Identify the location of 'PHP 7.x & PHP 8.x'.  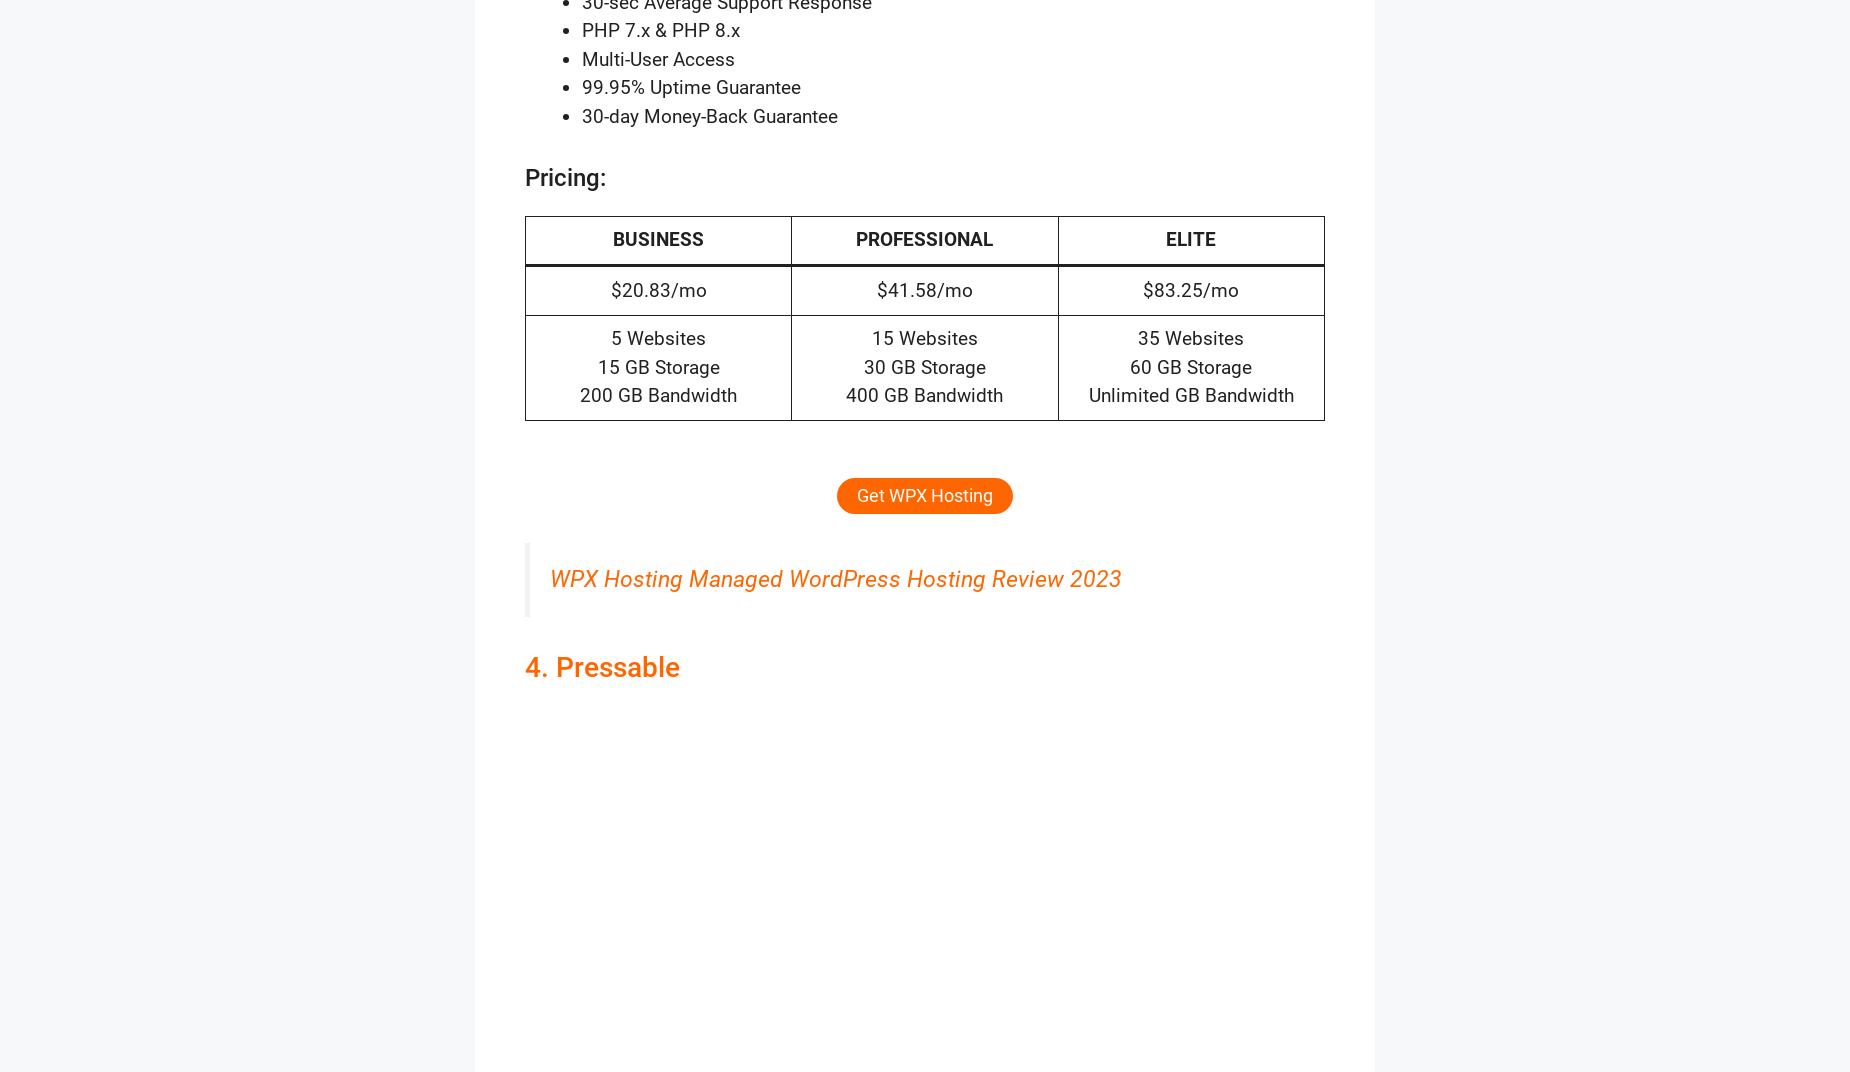
(582, 29).